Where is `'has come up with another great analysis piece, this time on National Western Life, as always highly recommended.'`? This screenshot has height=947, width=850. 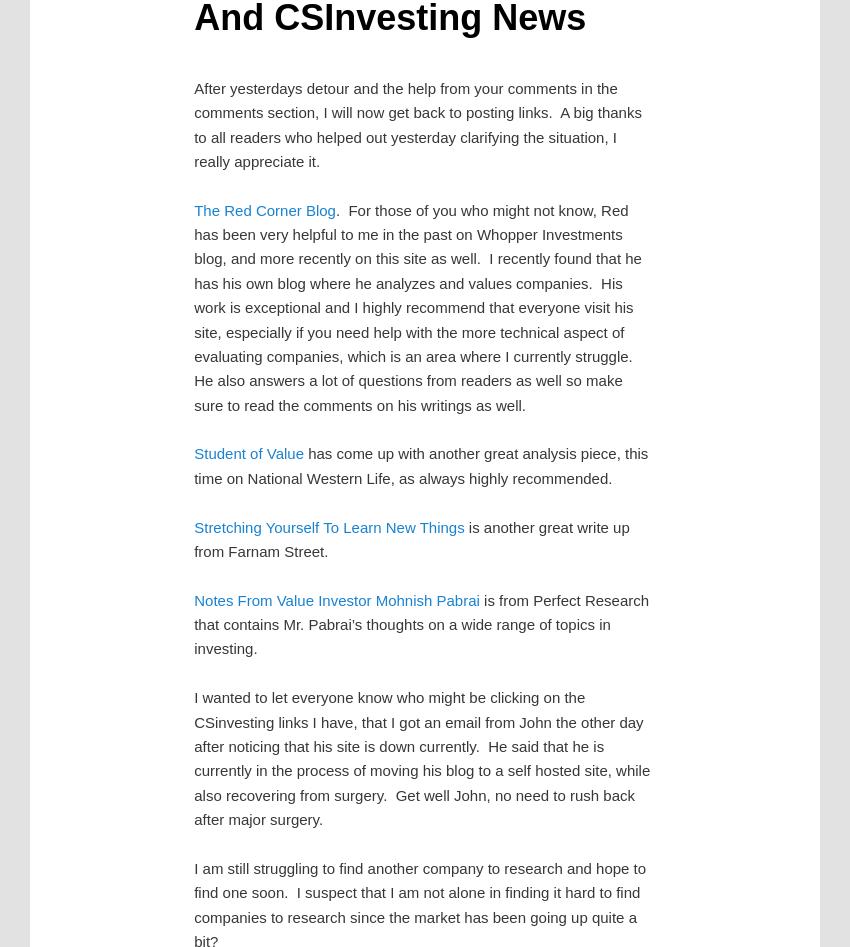 'has come up with another great analysis piece, this time on National Western Life, as always highly recommended.' is located at coordinates (421, 465).